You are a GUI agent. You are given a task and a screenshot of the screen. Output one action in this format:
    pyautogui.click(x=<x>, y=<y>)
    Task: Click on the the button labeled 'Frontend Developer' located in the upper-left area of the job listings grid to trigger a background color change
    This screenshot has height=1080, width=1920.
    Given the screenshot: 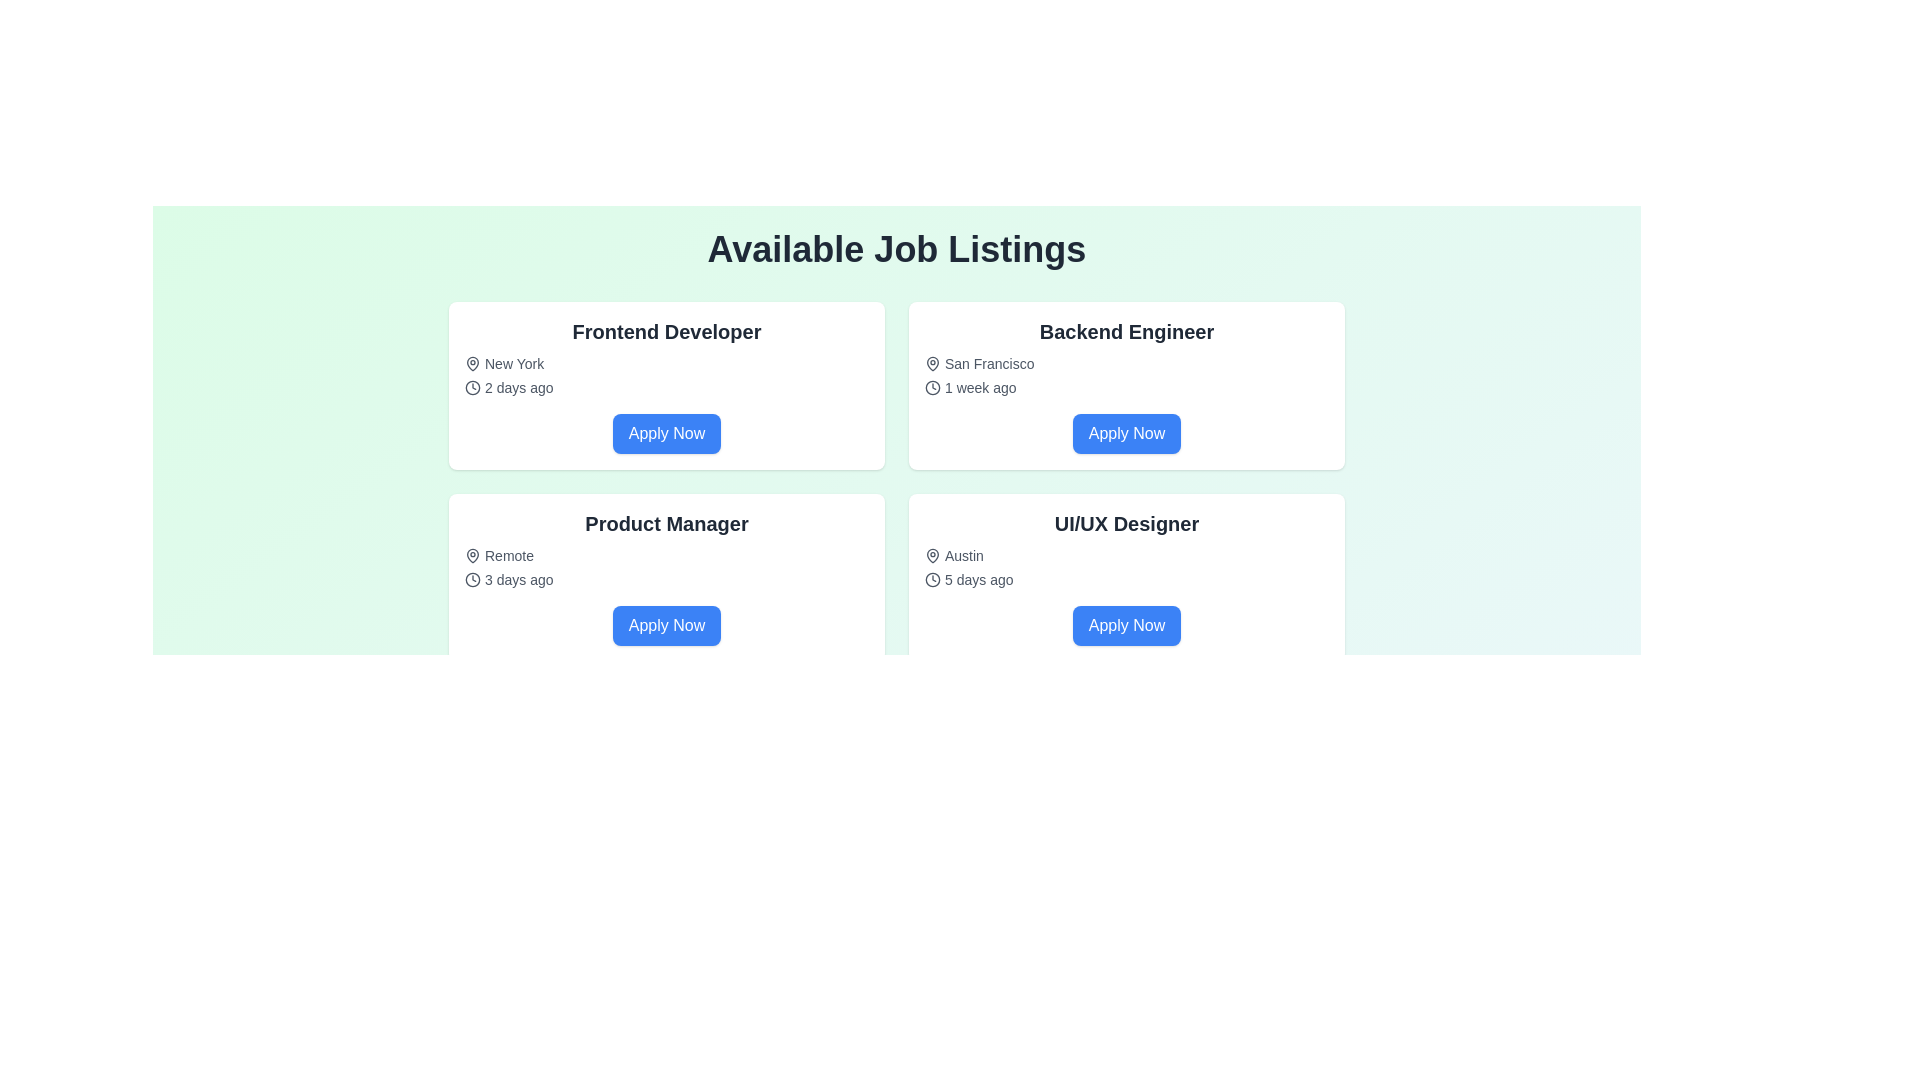 What is the action you would take?
    pyautogui.click(x=667, y=433)
    